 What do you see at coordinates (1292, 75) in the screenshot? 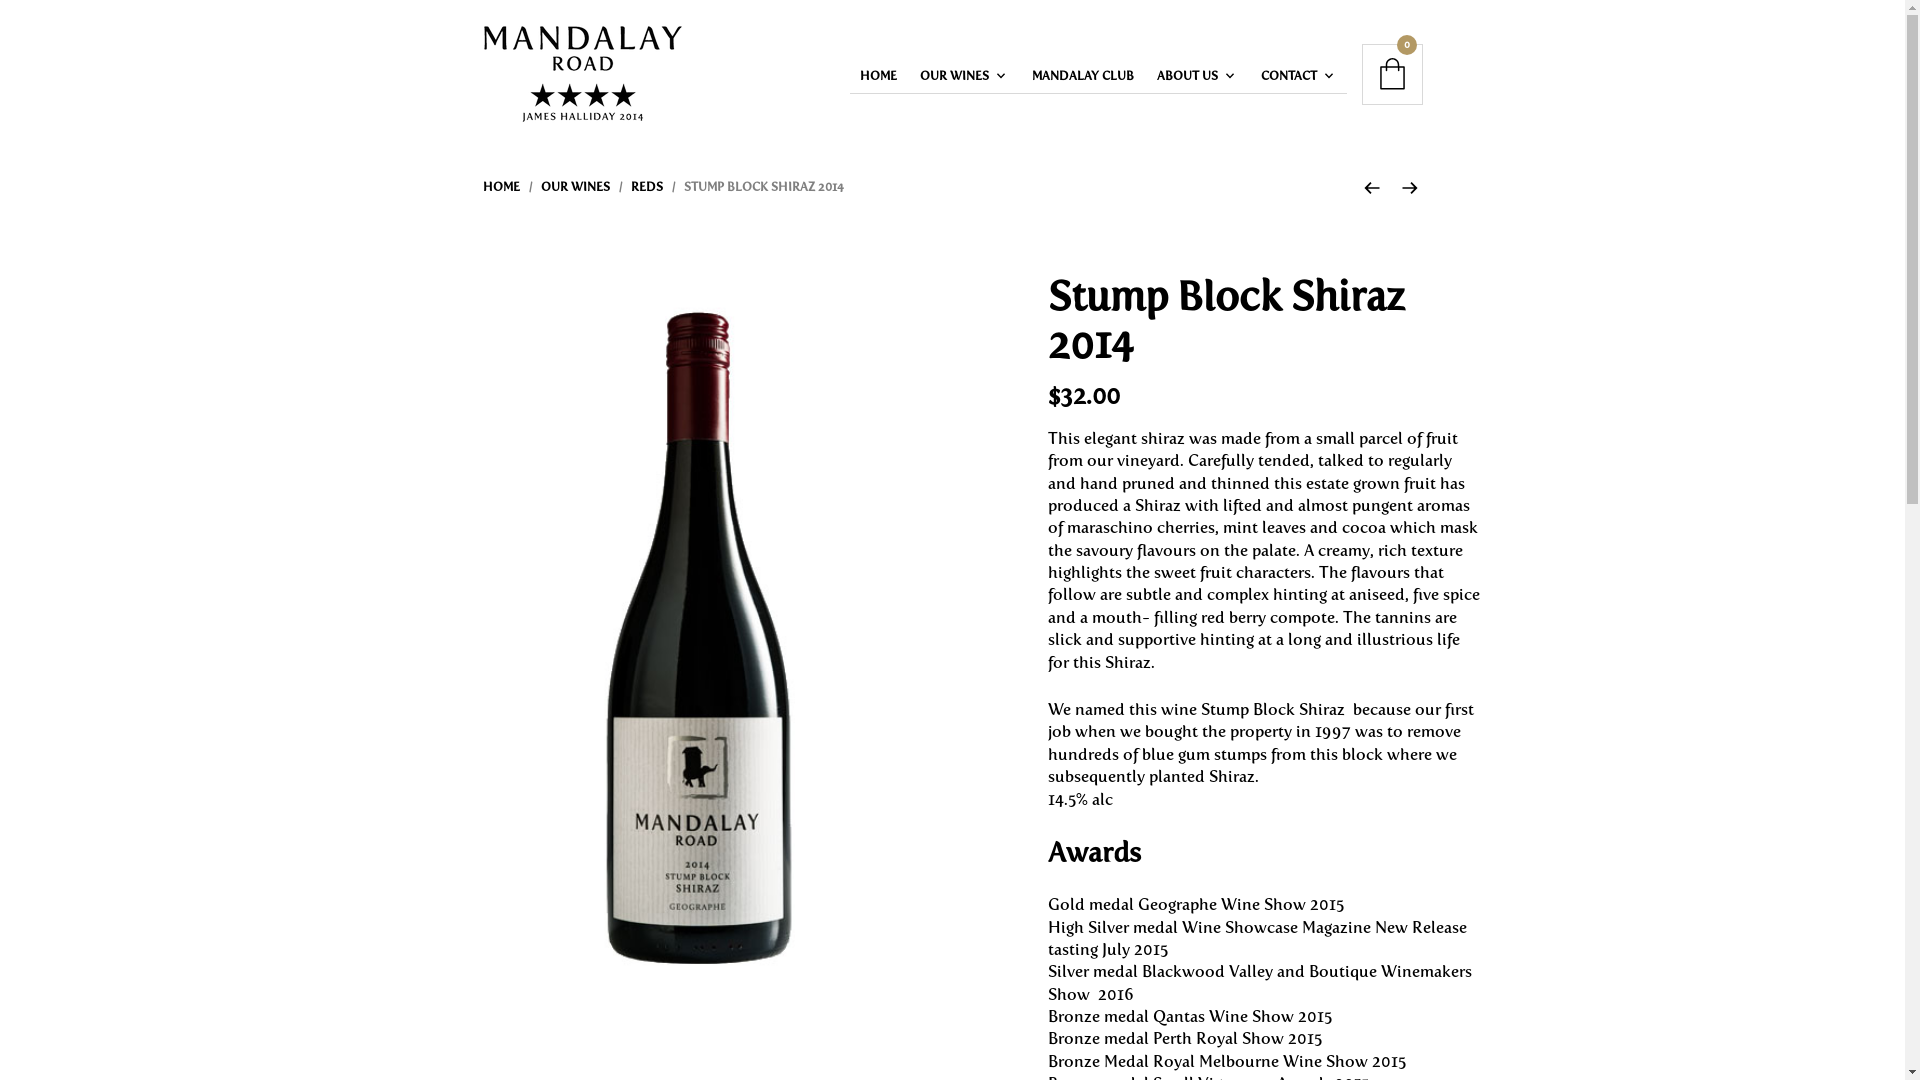
I see `'CONTACT'` at bounding box center [1292, 75].